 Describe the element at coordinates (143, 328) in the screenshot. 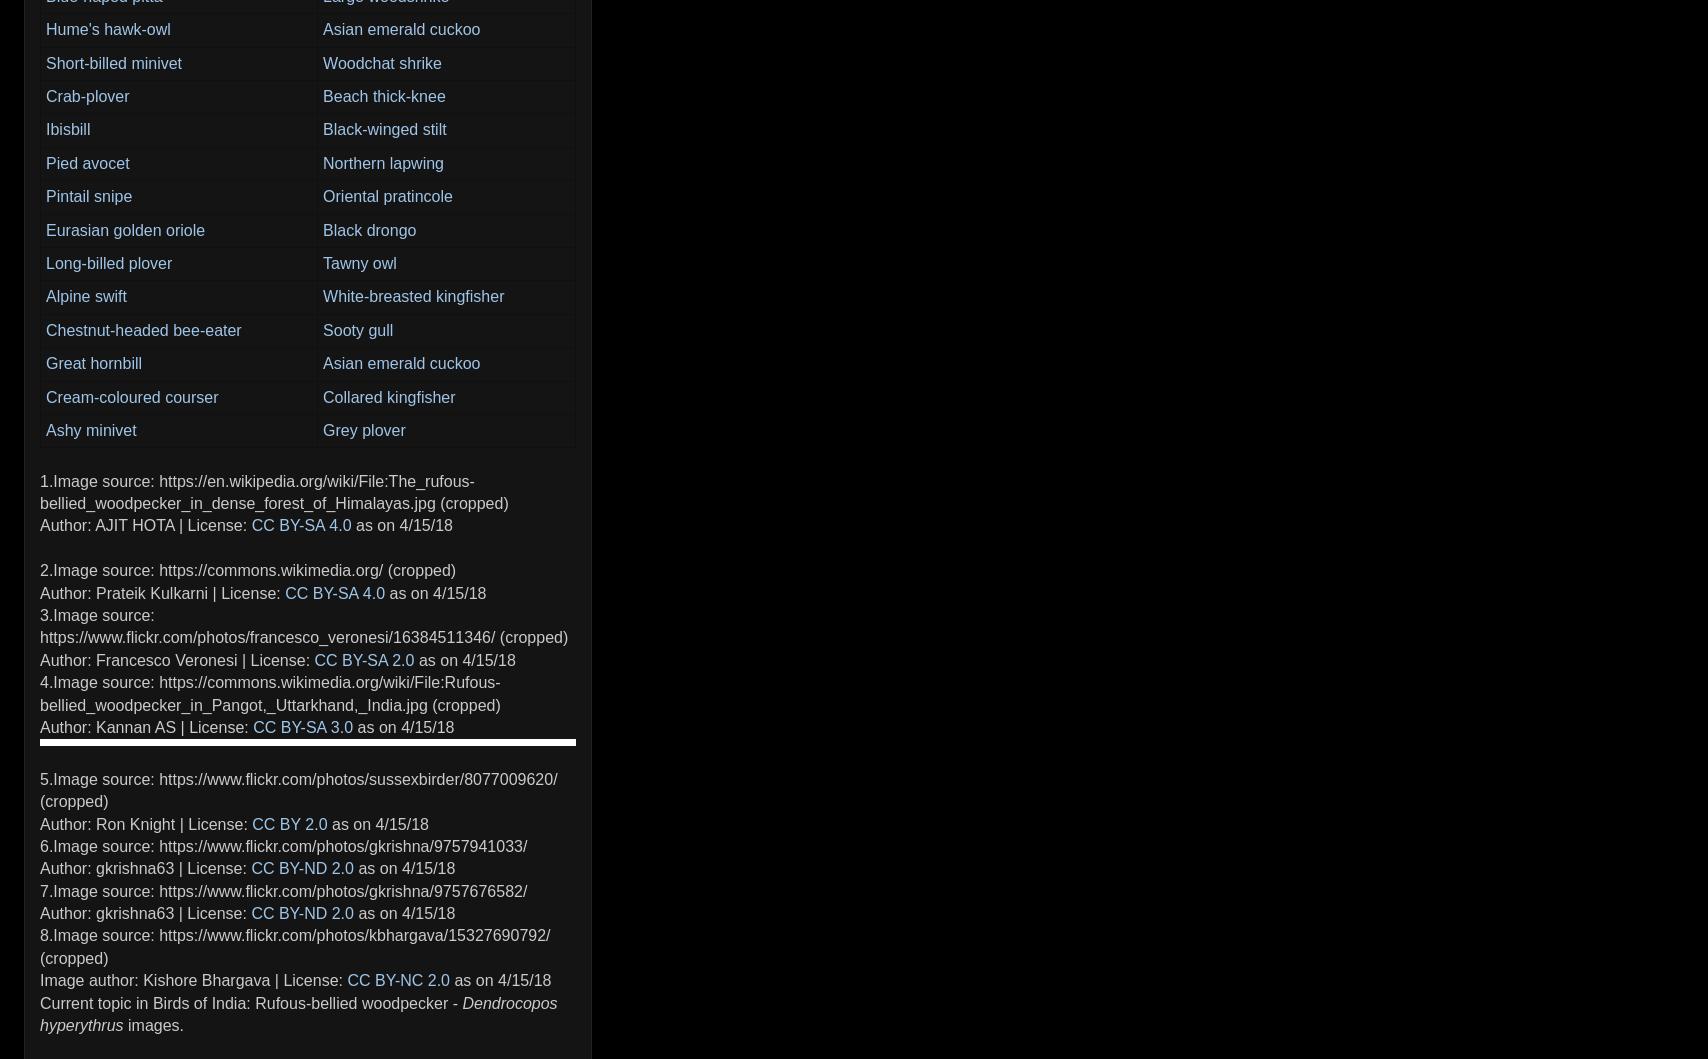

I see `'Chestnut-headed bee-eater'` at that location.